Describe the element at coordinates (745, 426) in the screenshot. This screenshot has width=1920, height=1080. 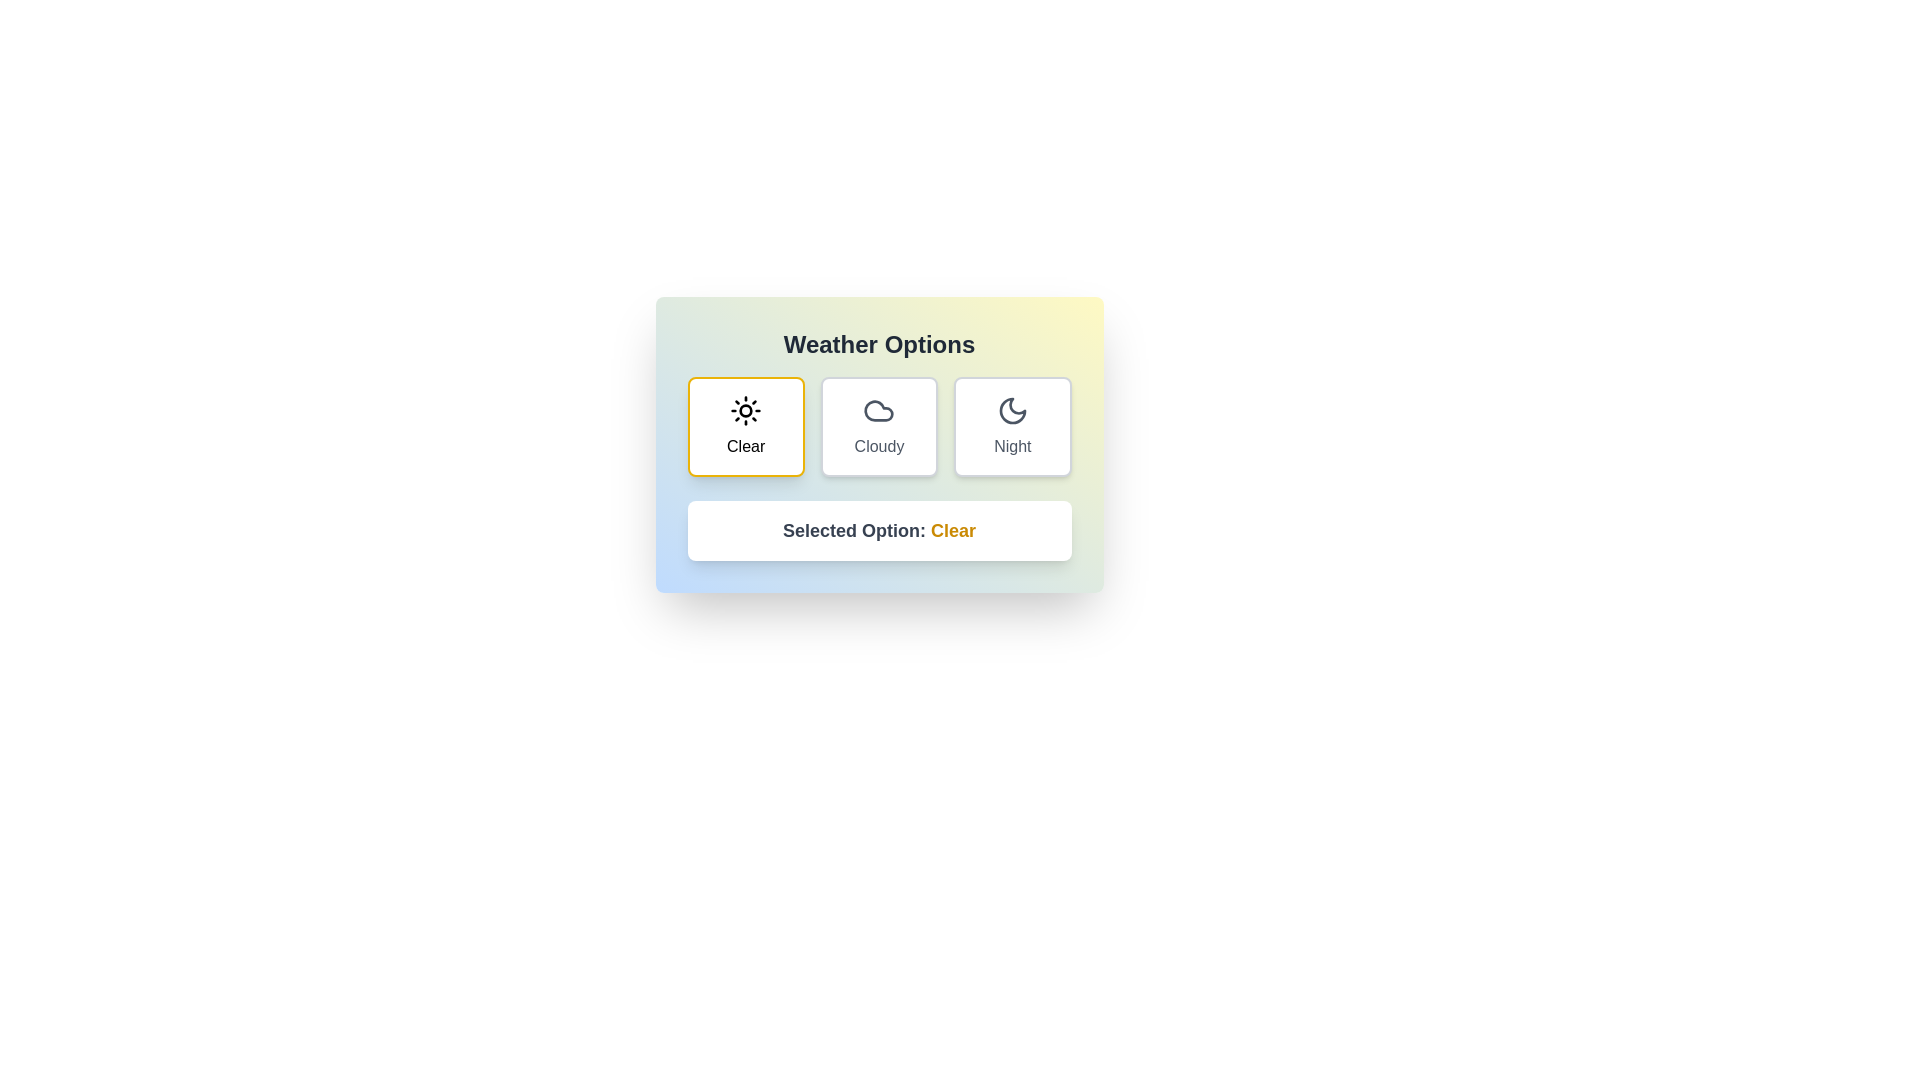
I see `the 'Clear' button featuring a sun icon` at that location.